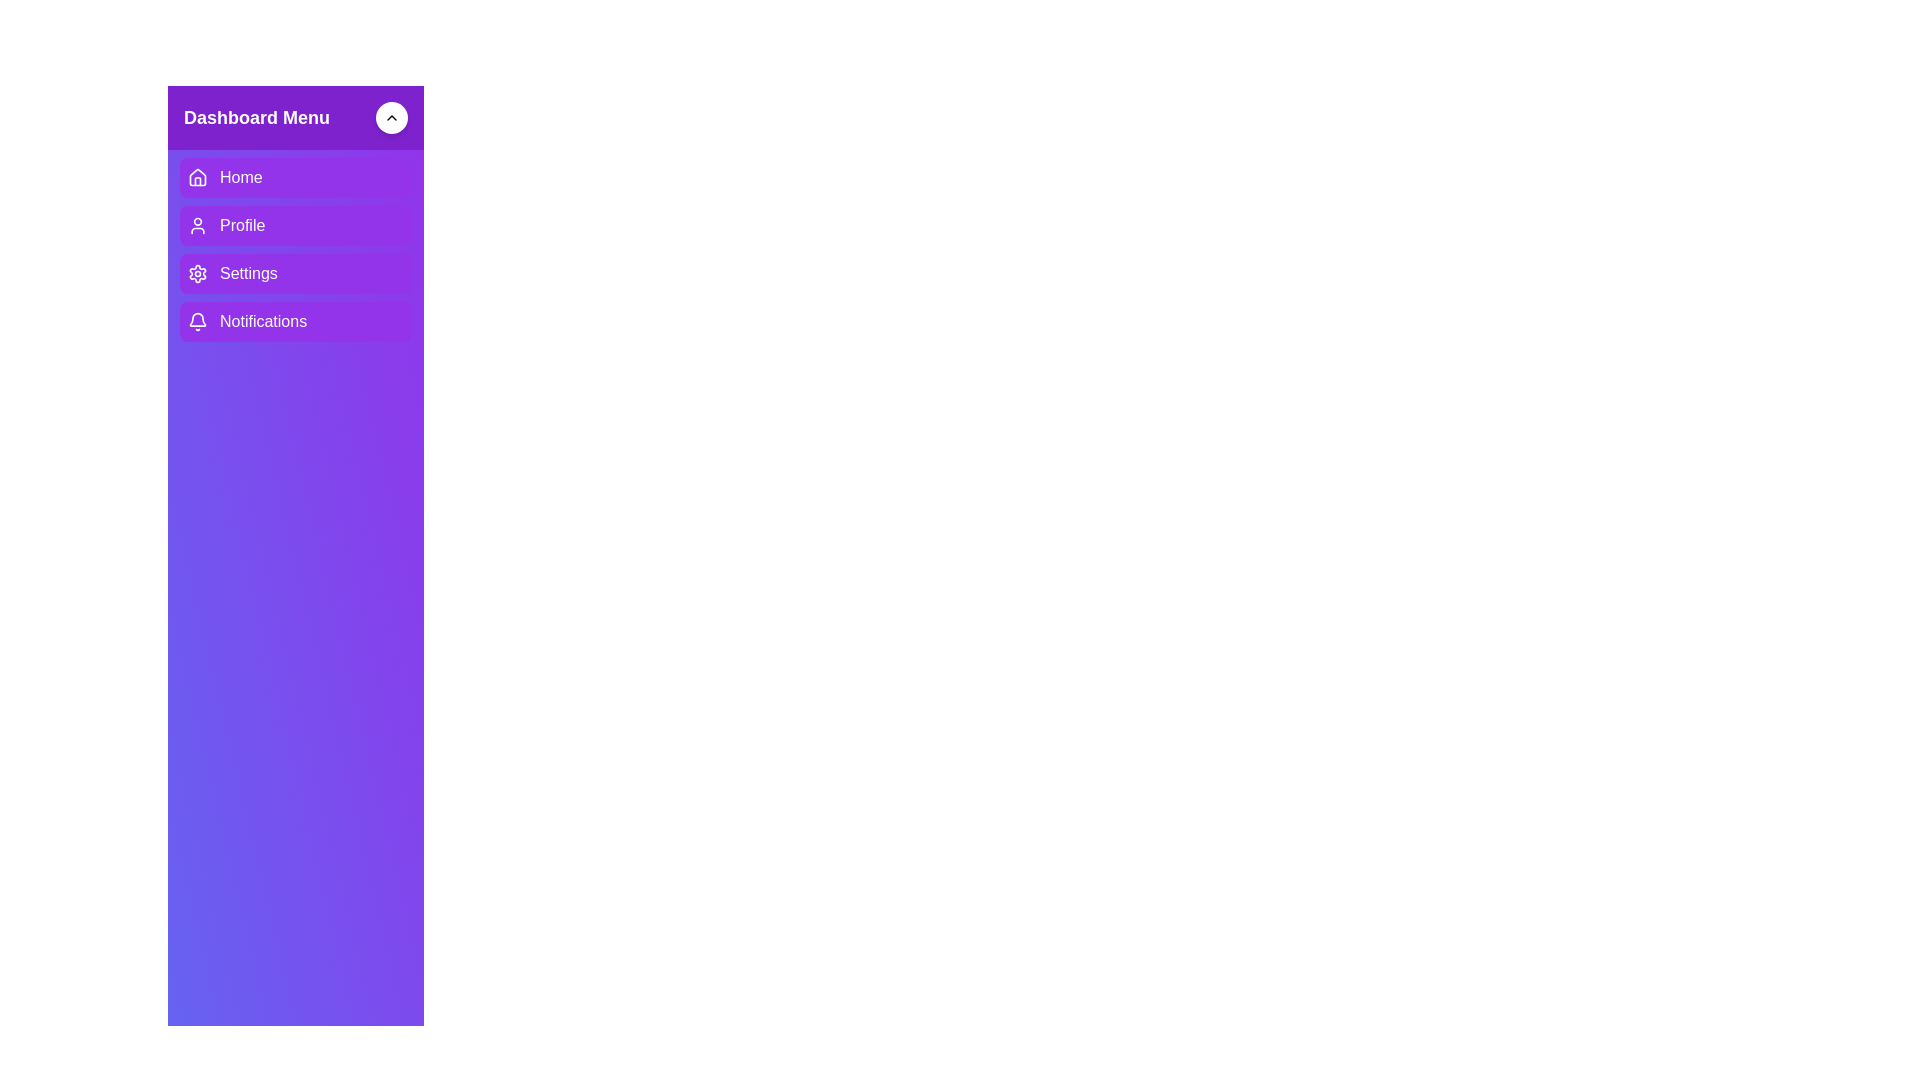  What do you see at coordinates (262, 320) in the screenshot?
I see `the text label for the notifications section located at the bottom of the vertical menu list on the left-hand side` at bounding box center [262, 320].